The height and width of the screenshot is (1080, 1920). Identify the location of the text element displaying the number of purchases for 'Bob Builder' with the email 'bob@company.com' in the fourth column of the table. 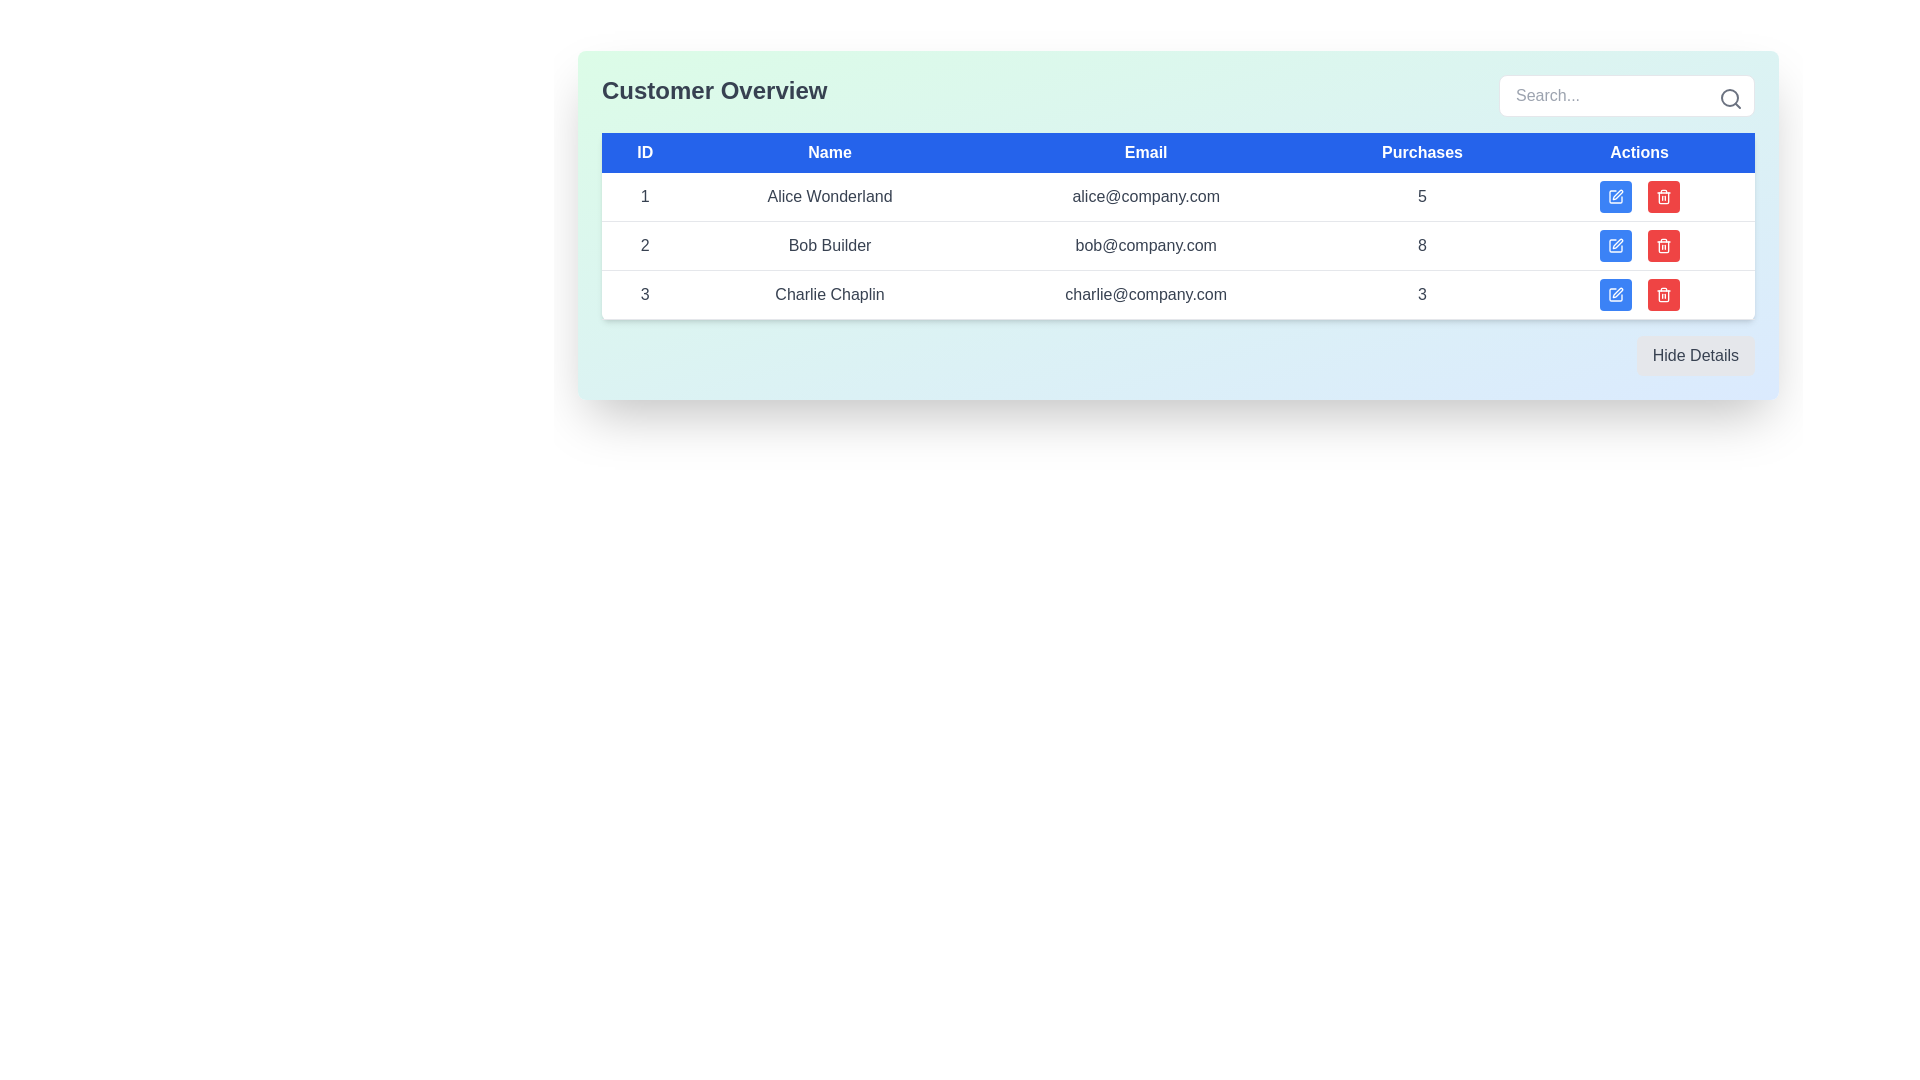
(1421, 245).